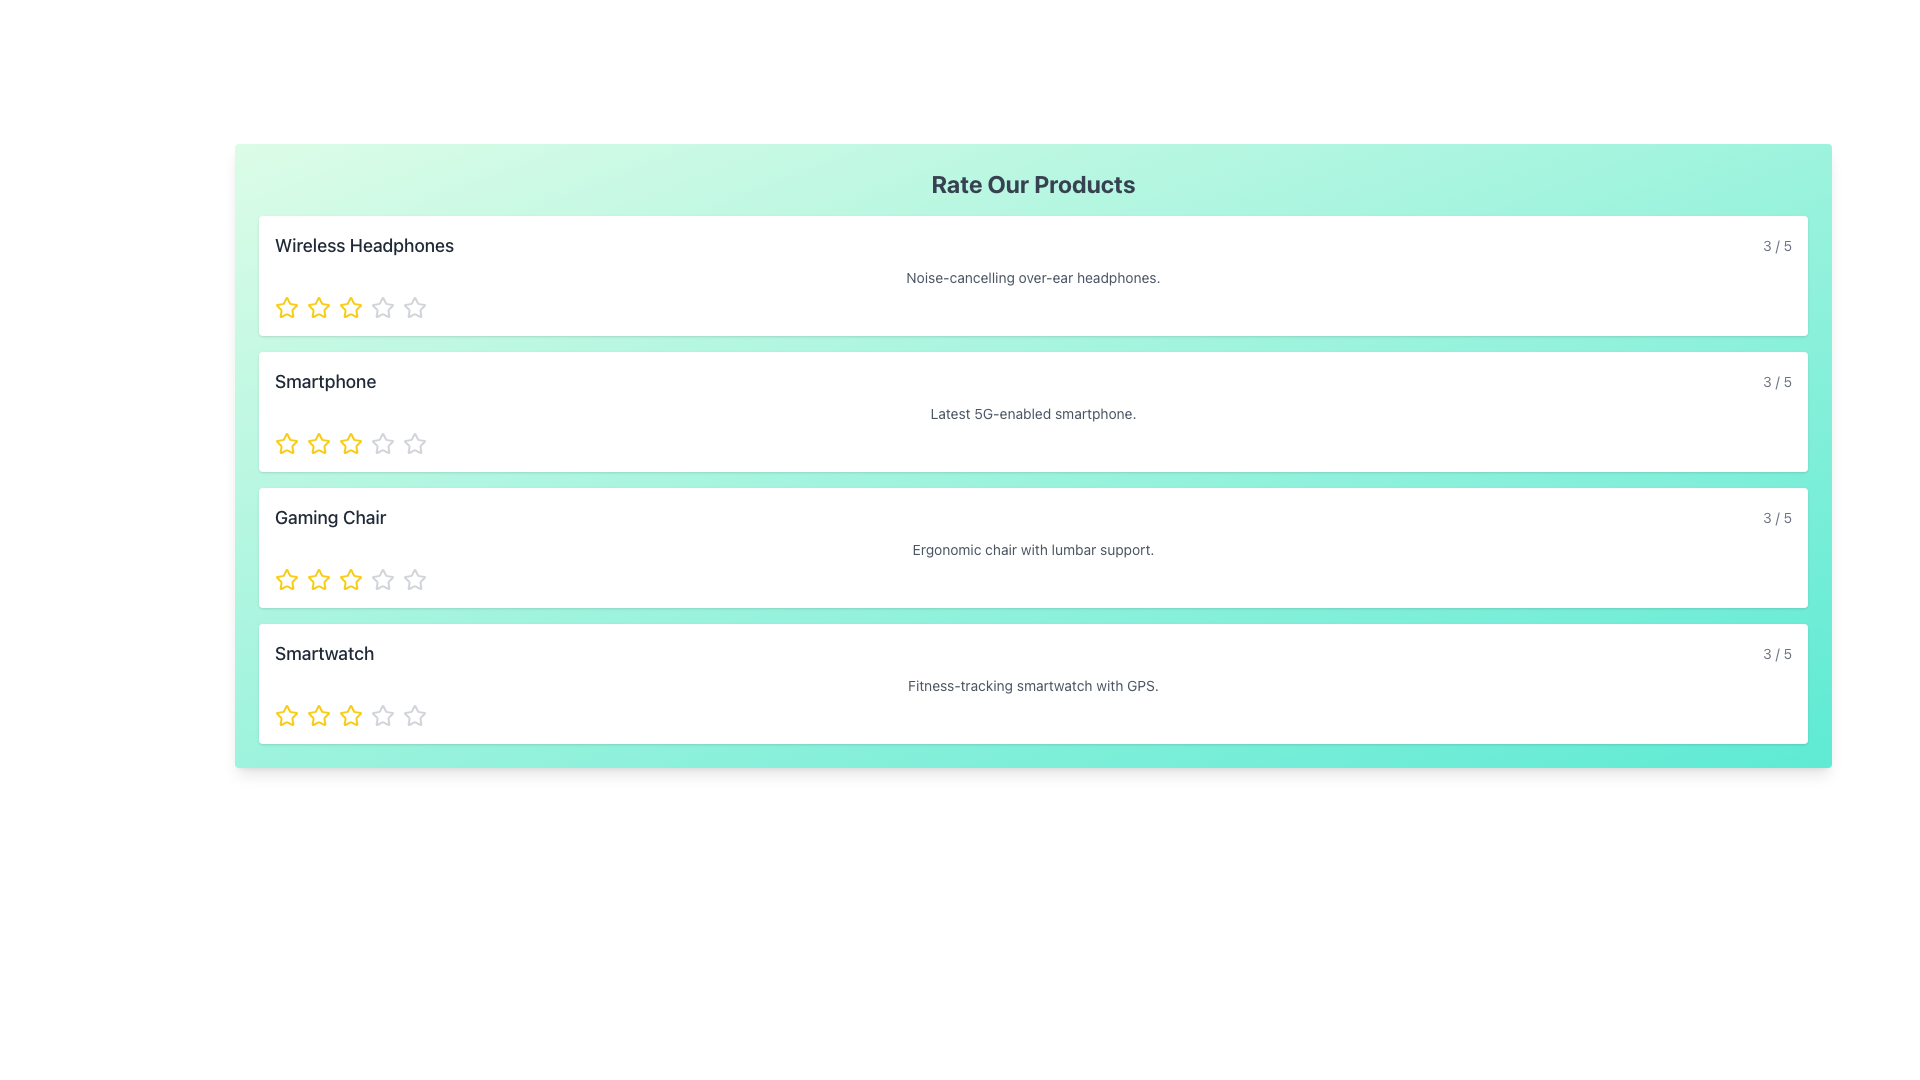 The width and height of the screenshot is (1920, 1080). What do you see at coordinates (317, 442) in the screenshot?
I see `the second star from the left in the rating section for the 'Smartphone' product` at bounding box center [317, 442].